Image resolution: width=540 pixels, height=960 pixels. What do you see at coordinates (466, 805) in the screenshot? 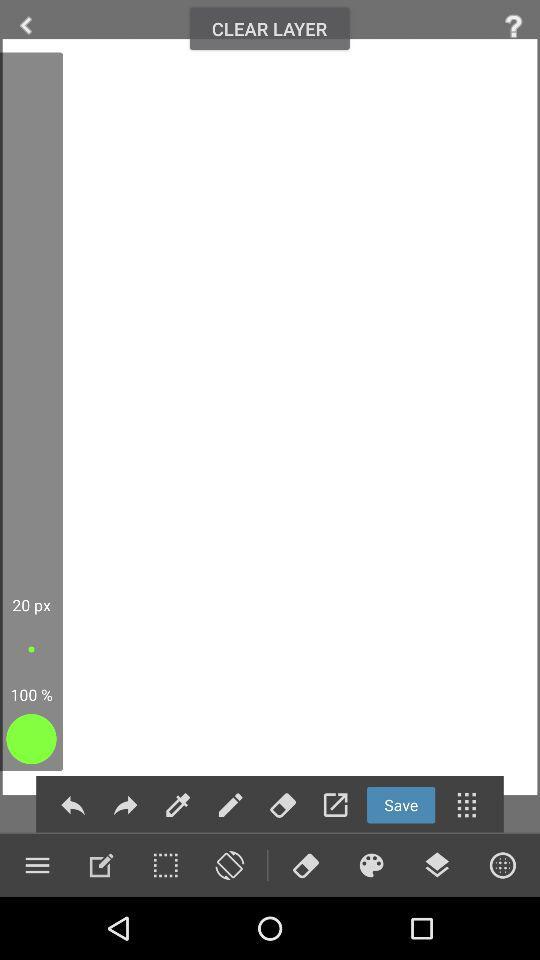
I see `menu button` at bounding box center [466, 805].